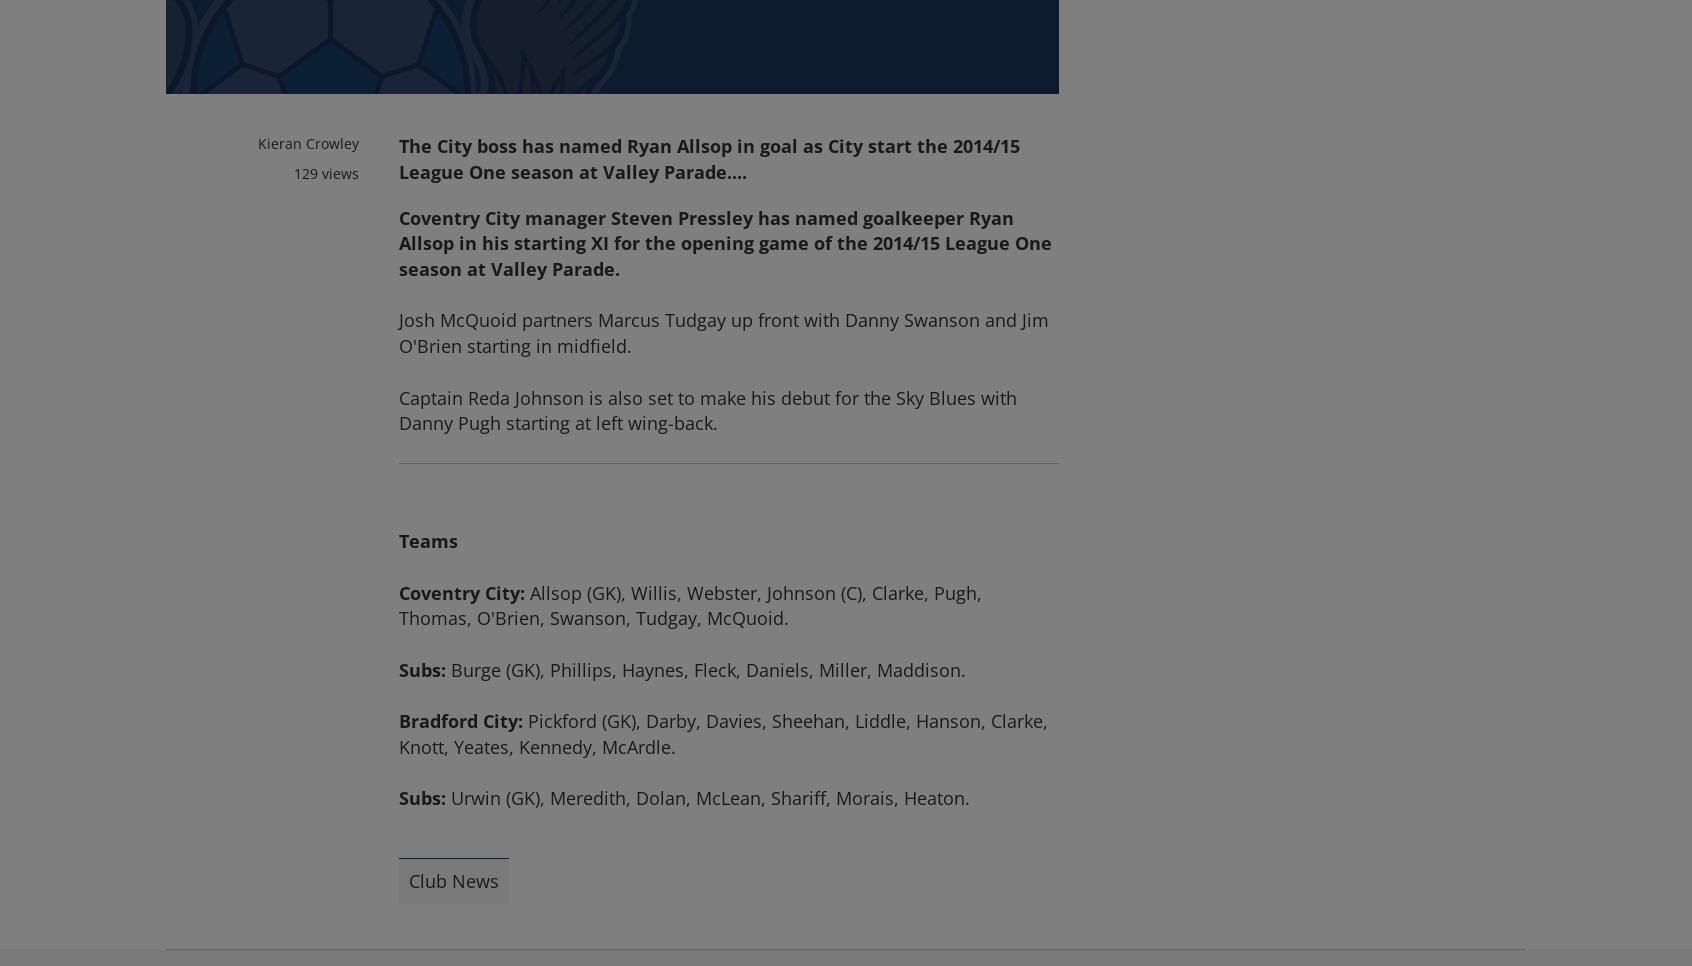 The height and width of the screenshot is (966, 1692). I want to click on 'Burge (GK), Phillips, Haynes, Fleck, Daniels, Miller, Maddison.', so click(705, 668).